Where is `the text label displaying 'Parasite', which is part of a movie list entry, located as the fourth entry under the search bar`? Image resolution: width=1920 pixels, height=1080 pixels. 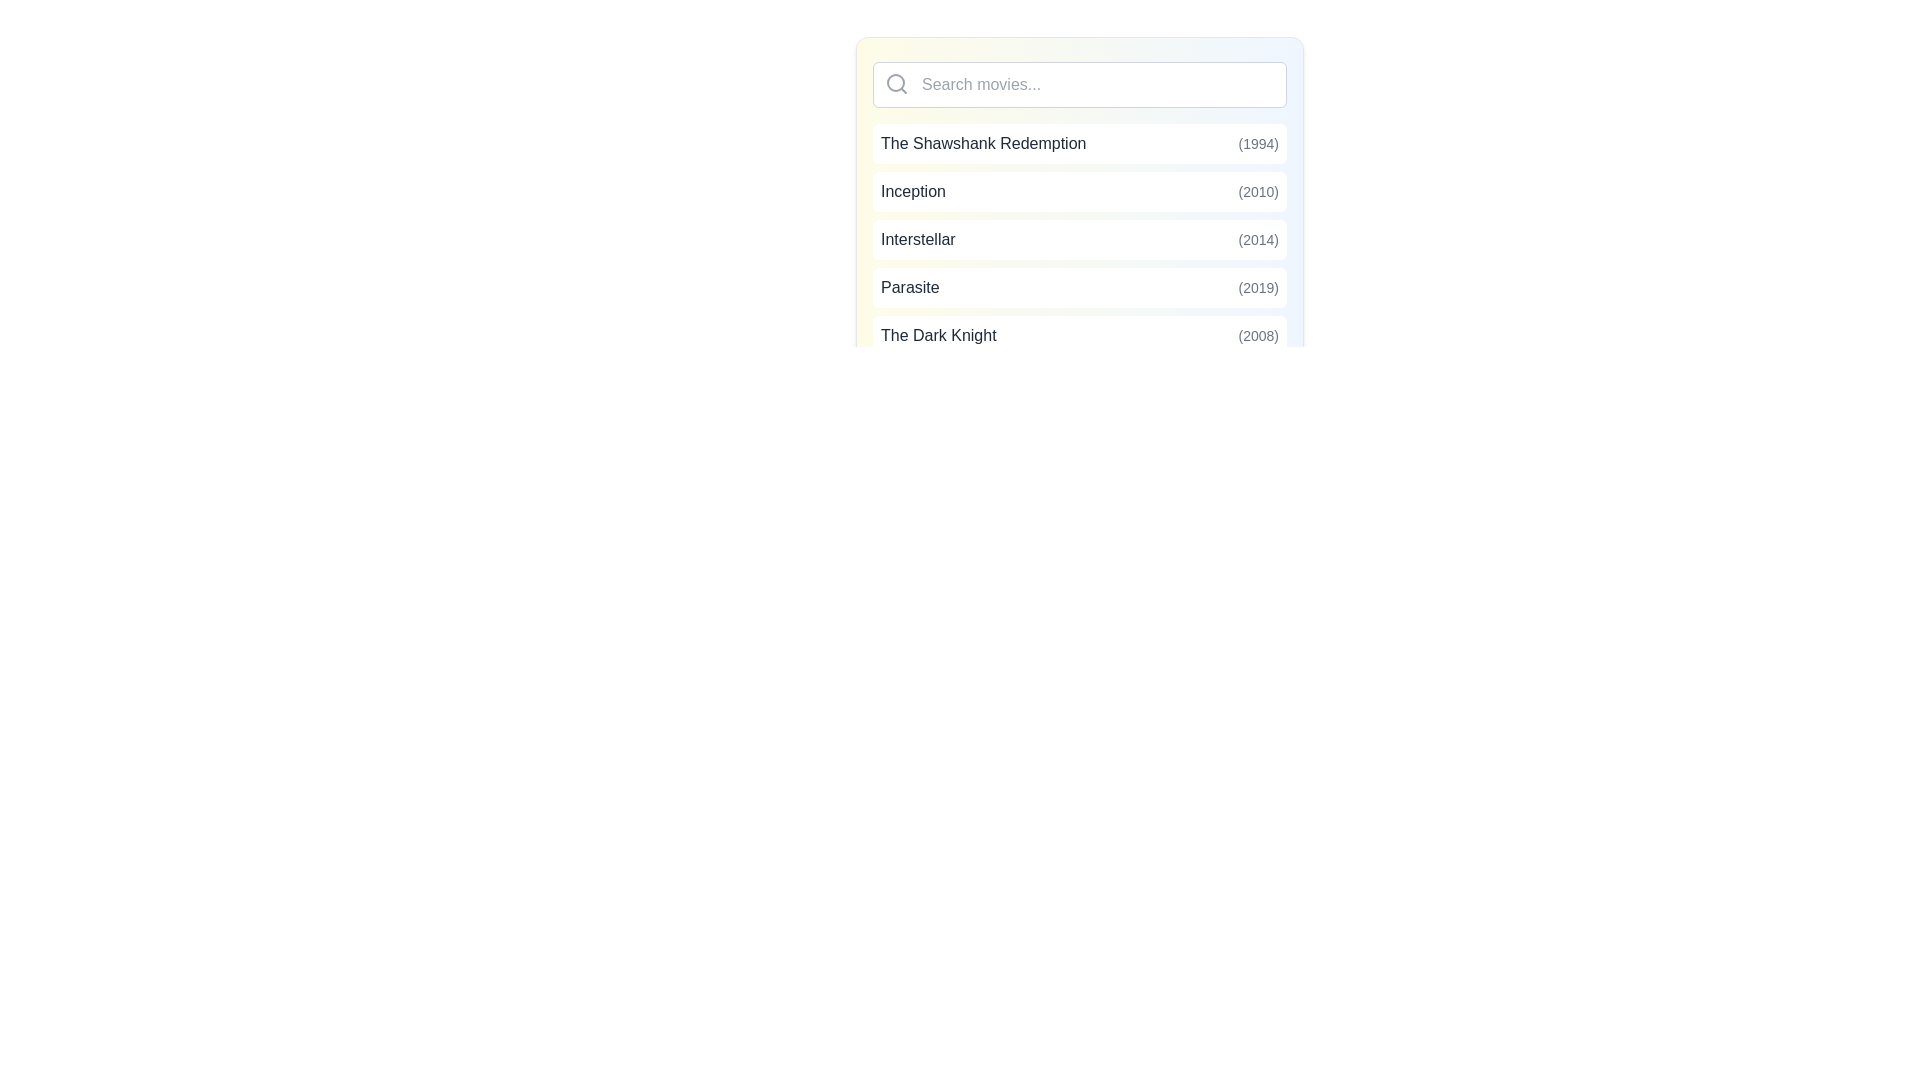
the text label displaying 'Parasite', which is part of a movie list entry, located as the fourth entry under the search bar is located at coordinates (909, 288).